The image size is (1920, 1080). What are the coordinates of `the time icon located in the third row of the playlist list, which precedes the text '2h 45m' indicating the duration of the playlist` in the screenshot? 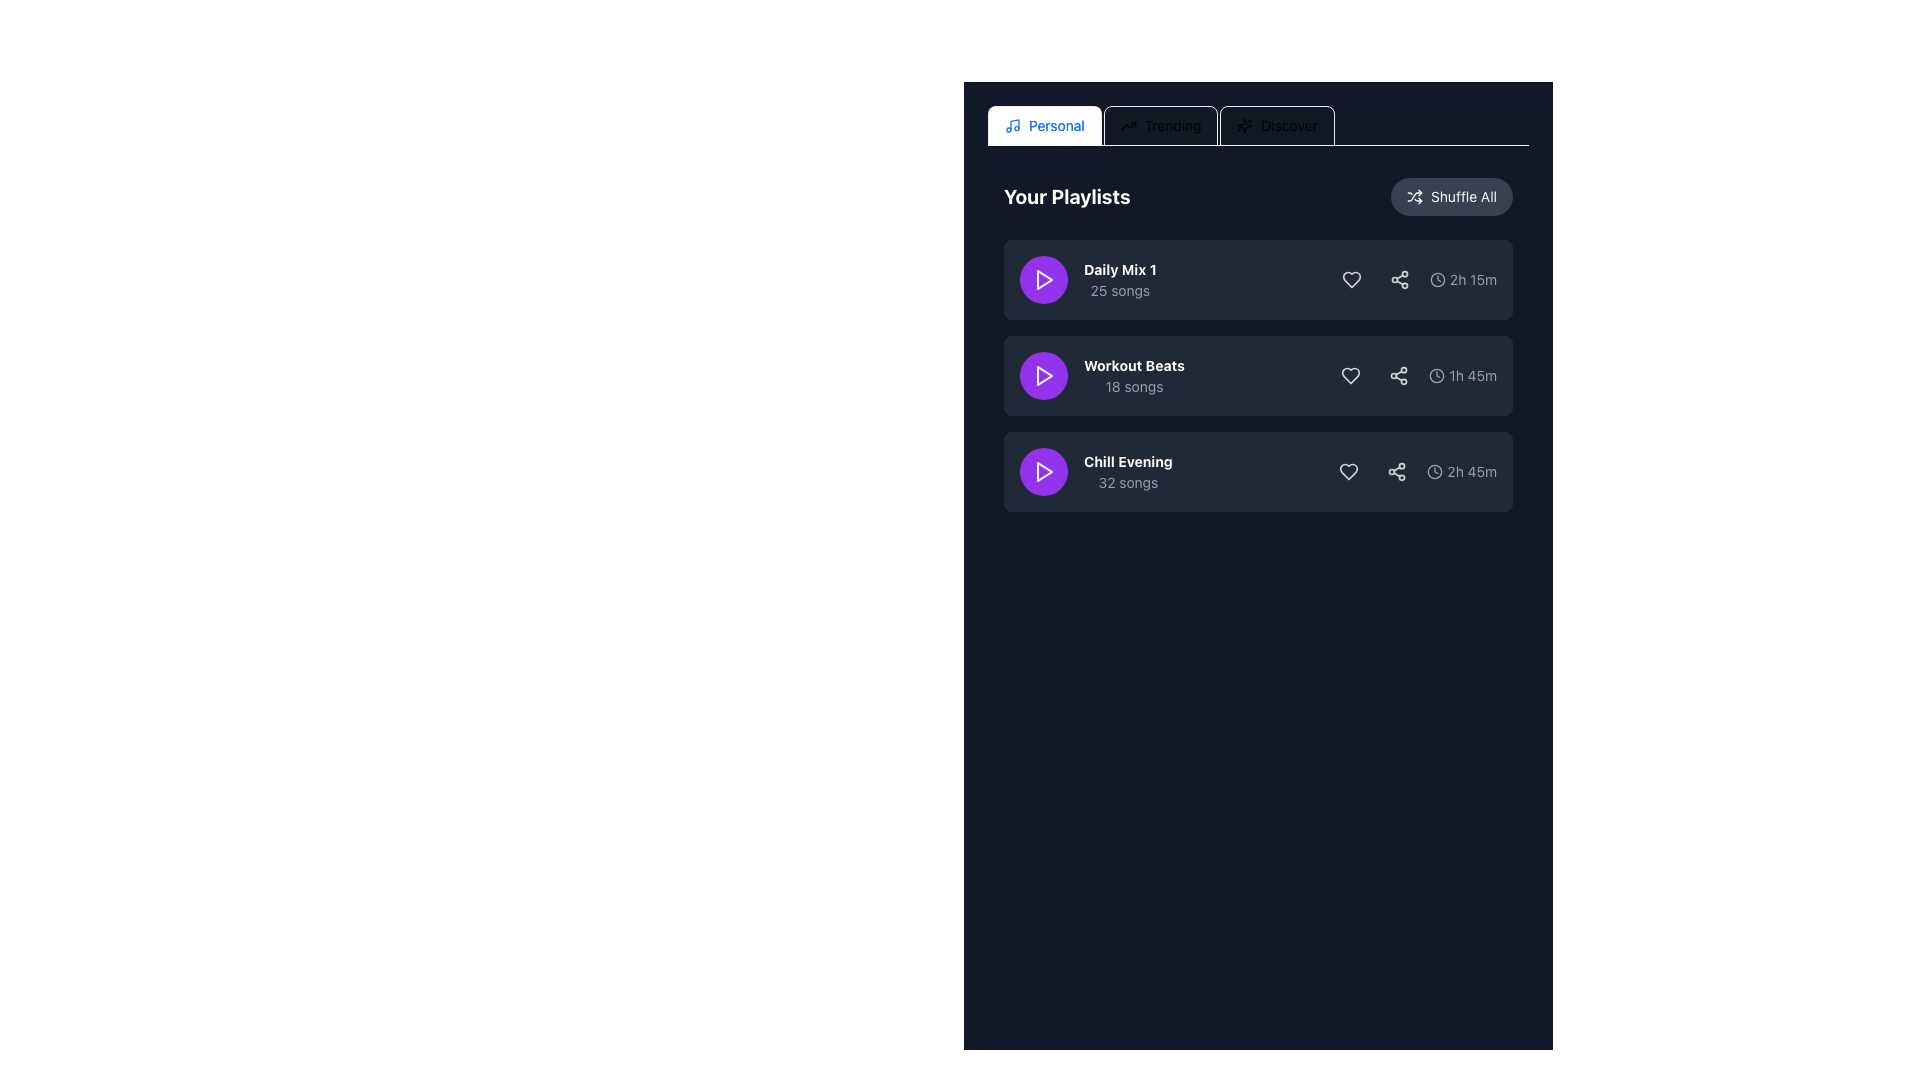 It's located at (1434, 471).